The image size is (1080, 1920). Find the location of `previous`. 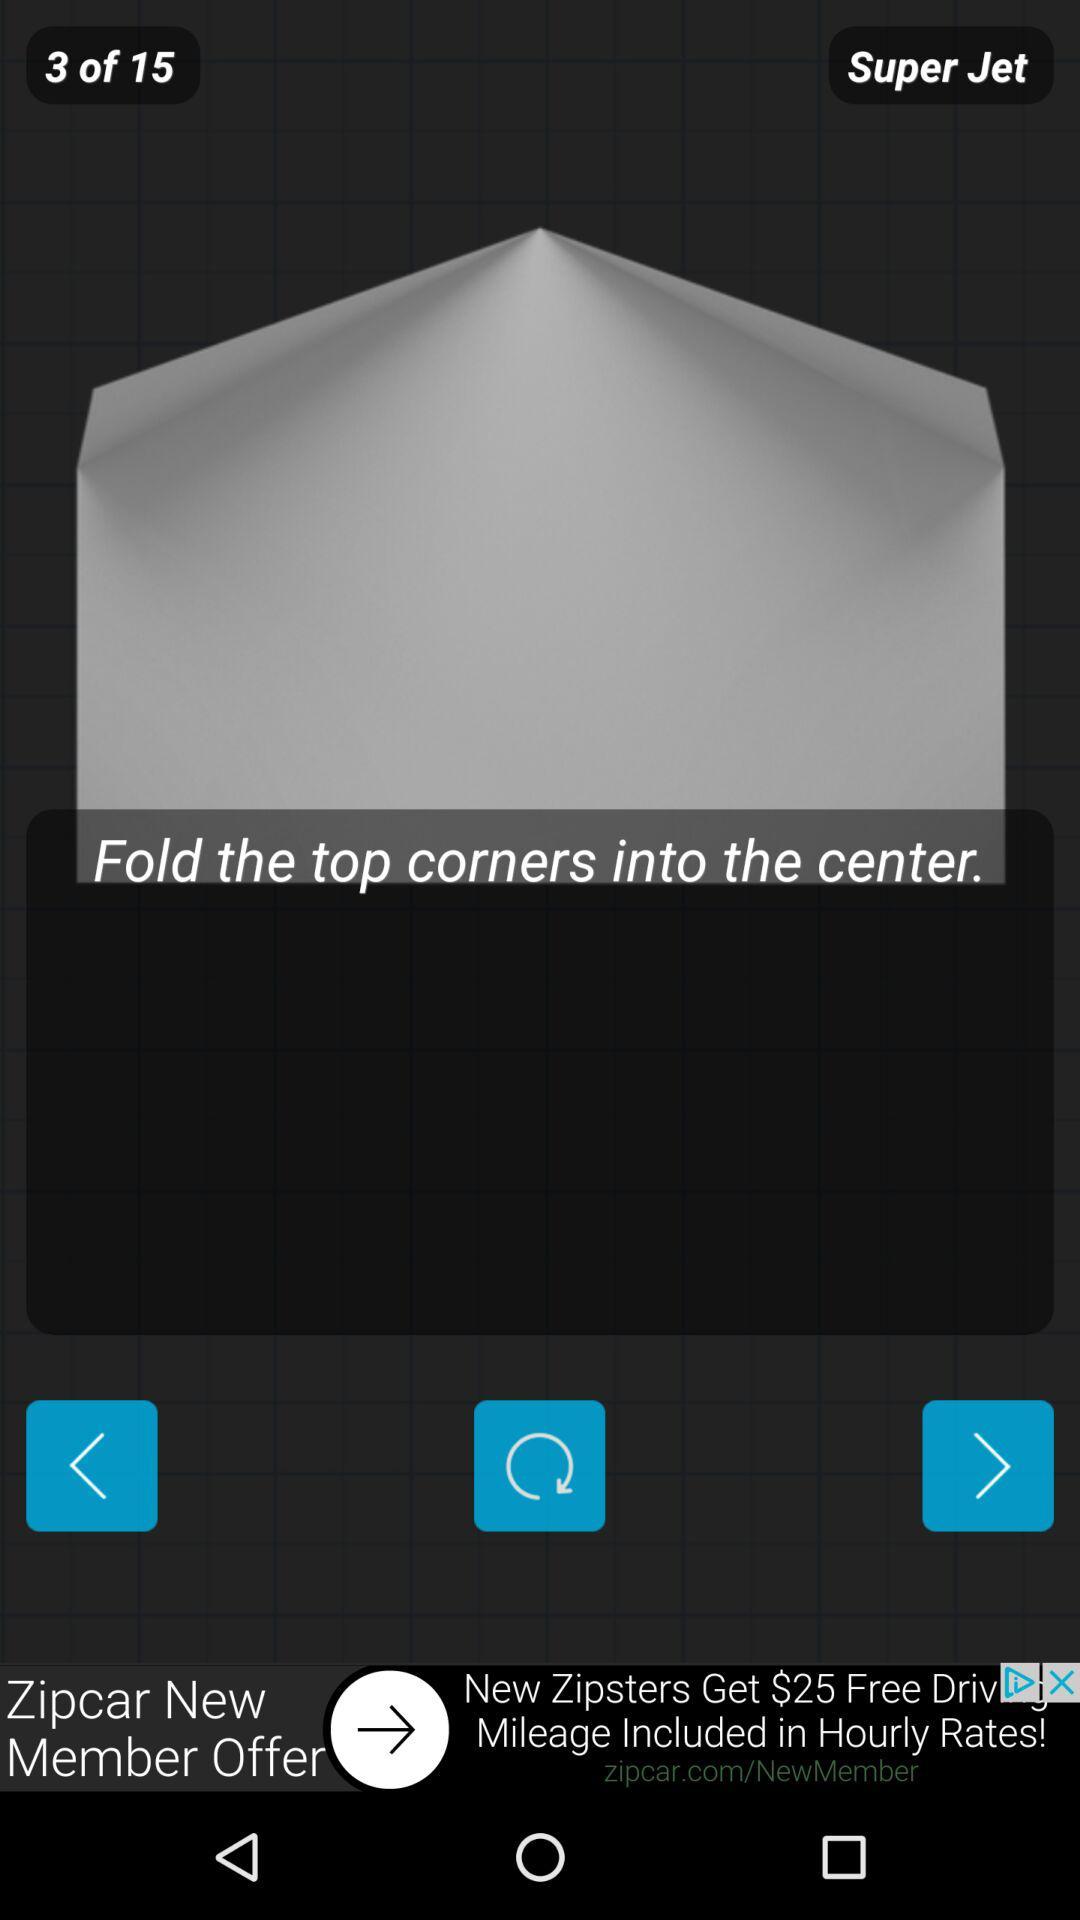

previous is located at coordinates (91, 1465).